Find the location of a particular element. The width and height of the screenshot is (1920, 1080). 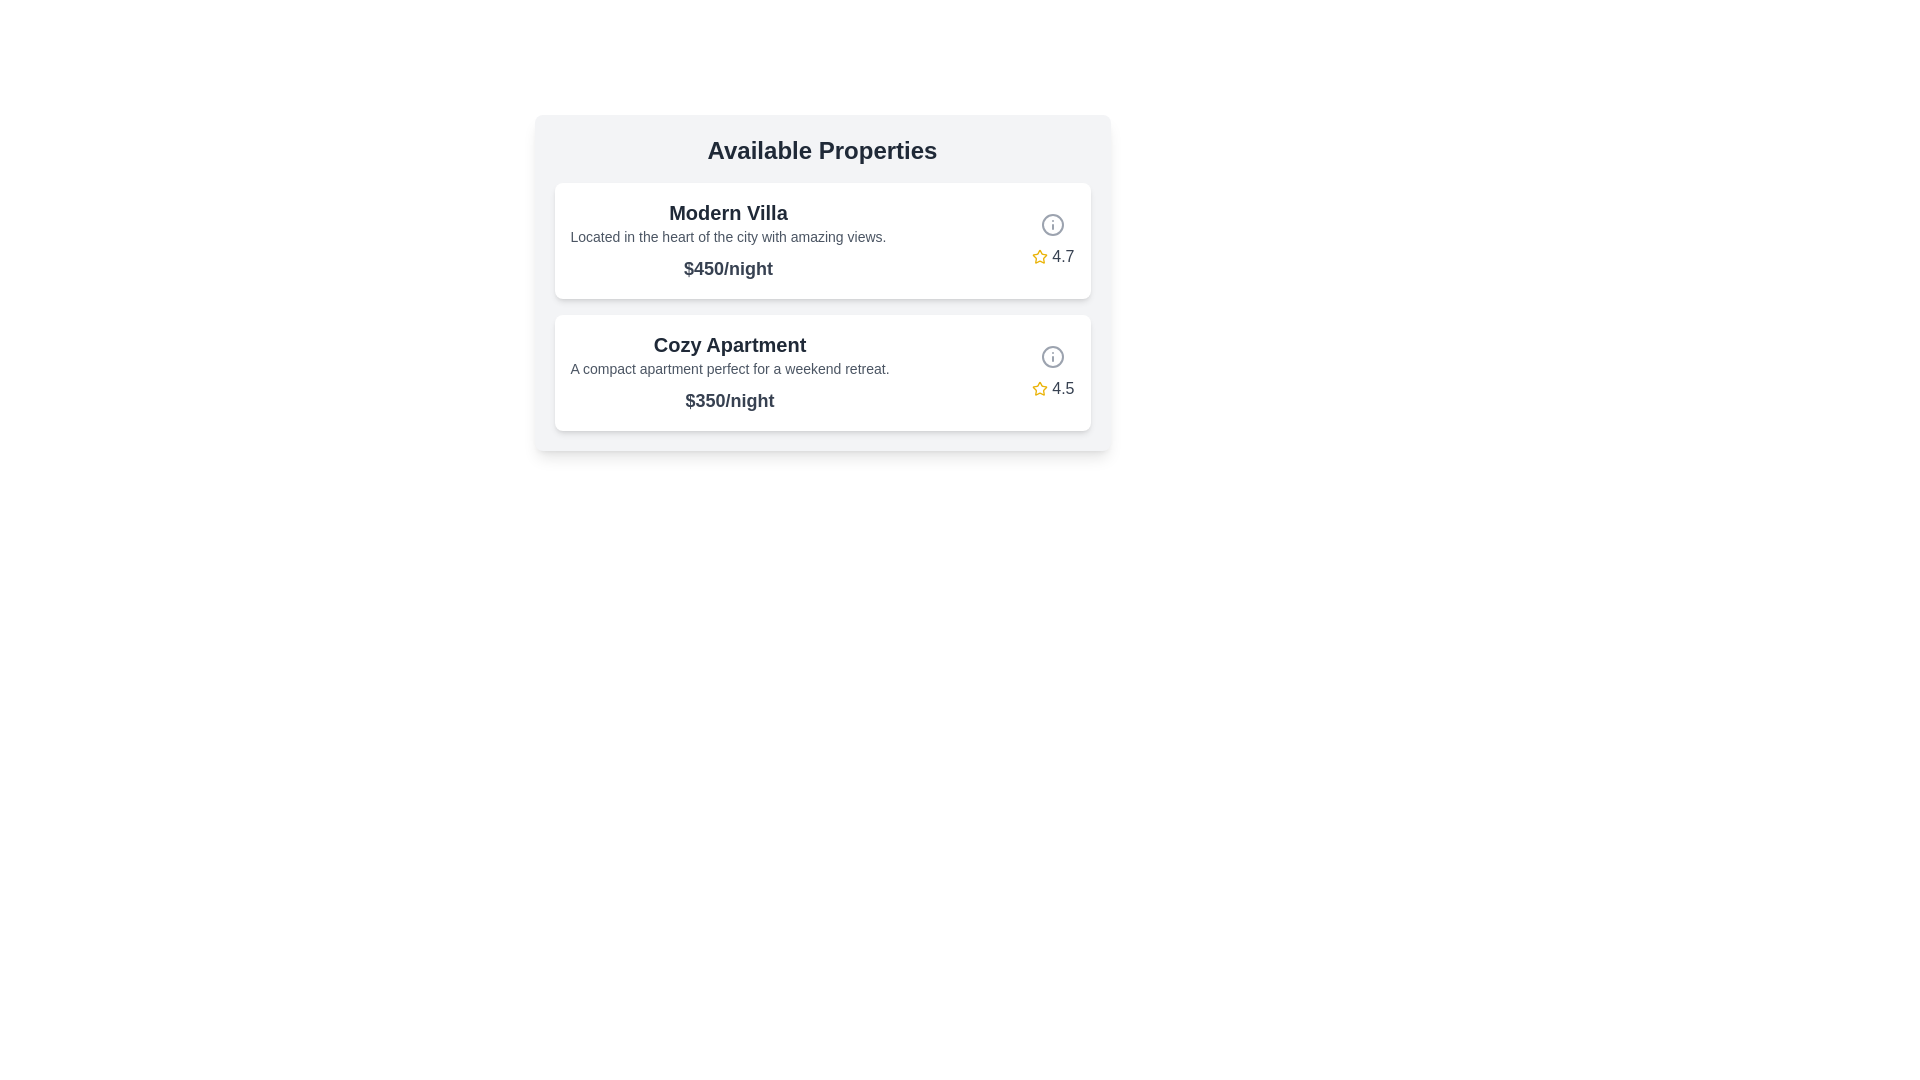

text from the header label located at the center of the card above the list of properties is located at coordinates (822, 149).